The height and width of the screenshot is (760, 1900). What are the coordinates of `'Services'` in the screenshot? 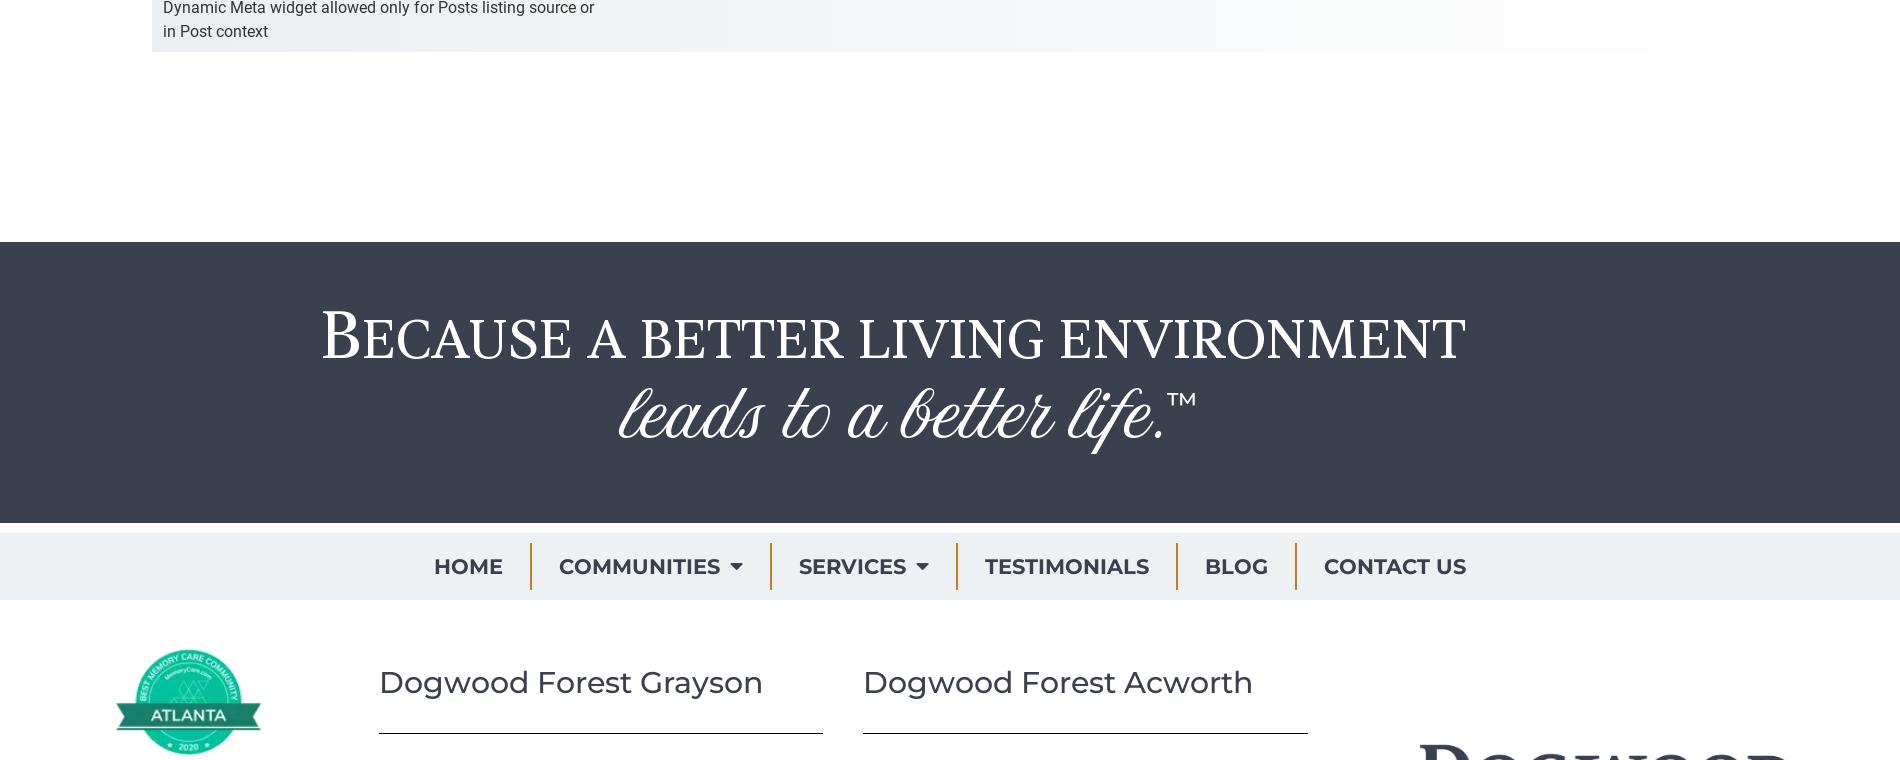 It's located at (851, 565).